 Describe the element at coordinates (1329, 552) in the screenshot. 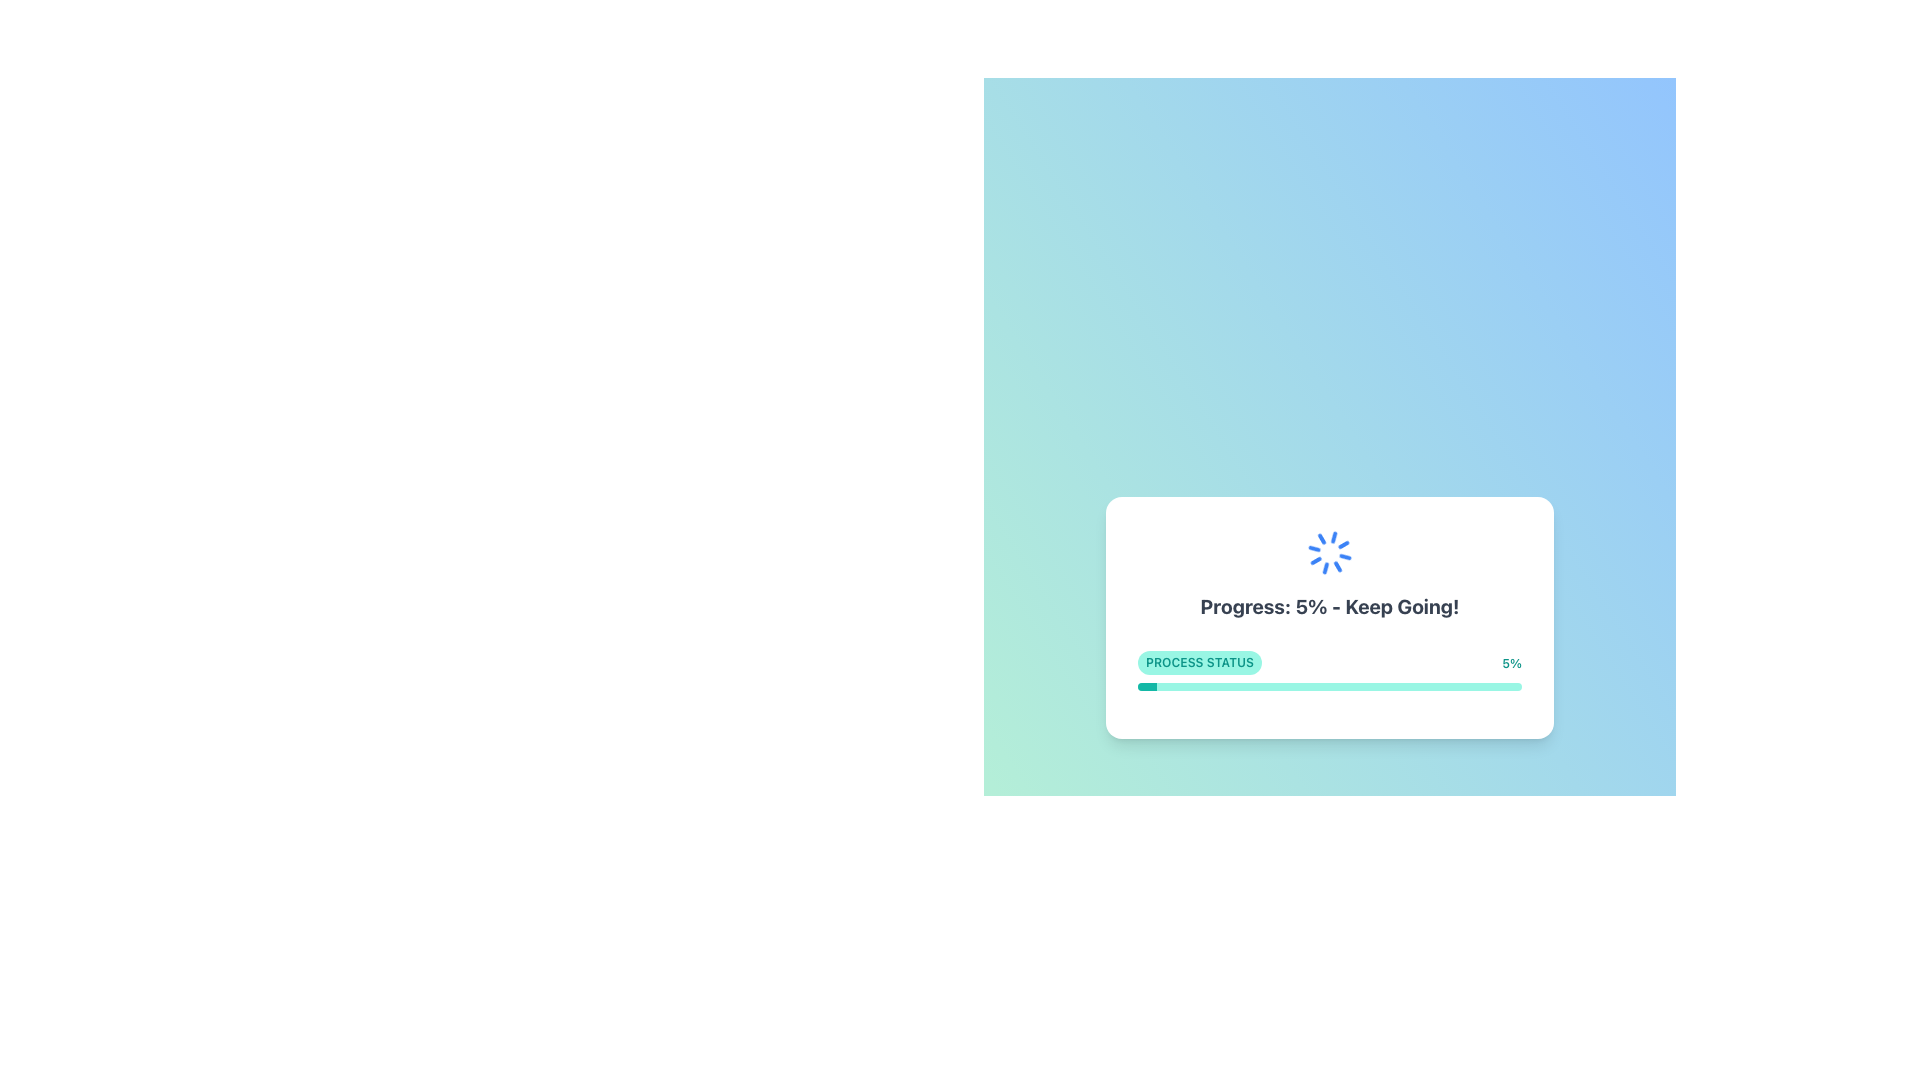

I see `the spinning loader icon, which is a circular arrangement of blue radial lines, centered above the text 'Progress: 5% - Keep Going!' in the progress tracking widget` at that location.